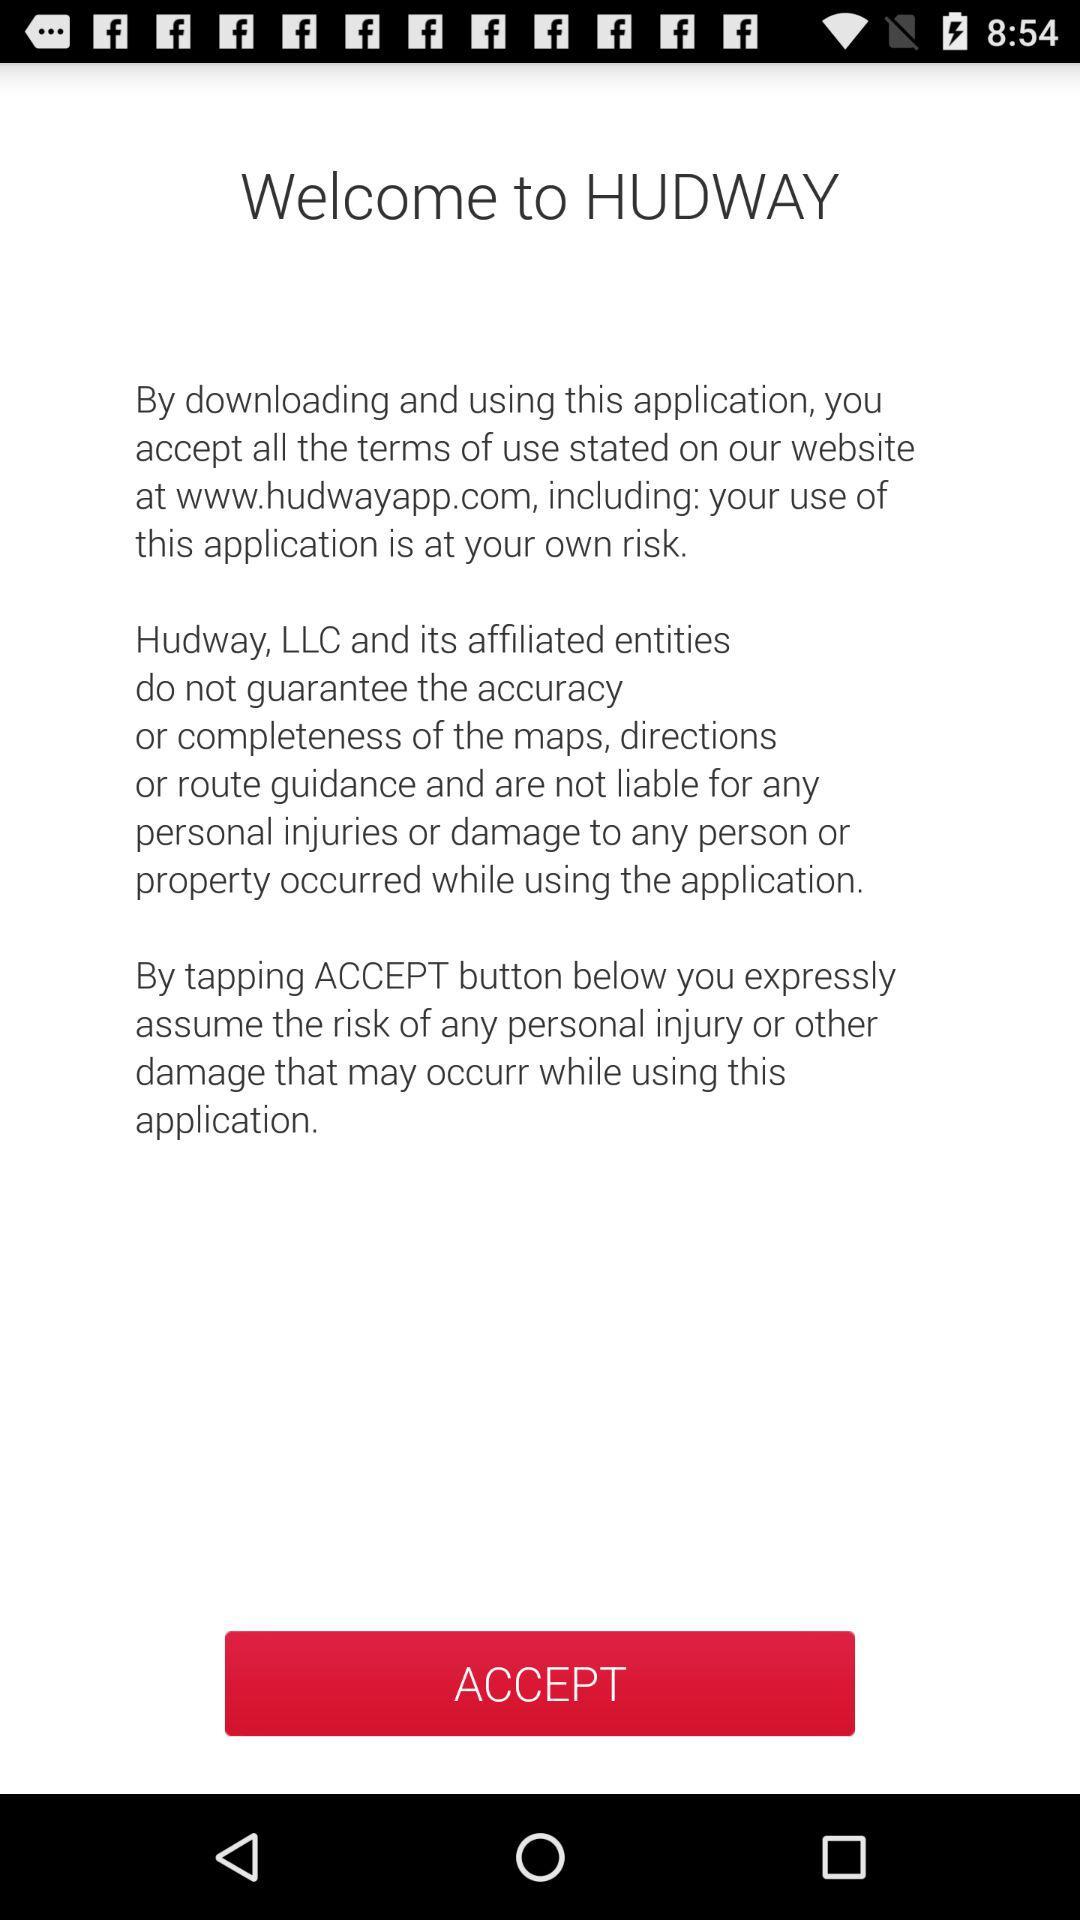 This screenshot has width=1080, height=1920. I want to click on by downloading and icon, so click(540, 733).